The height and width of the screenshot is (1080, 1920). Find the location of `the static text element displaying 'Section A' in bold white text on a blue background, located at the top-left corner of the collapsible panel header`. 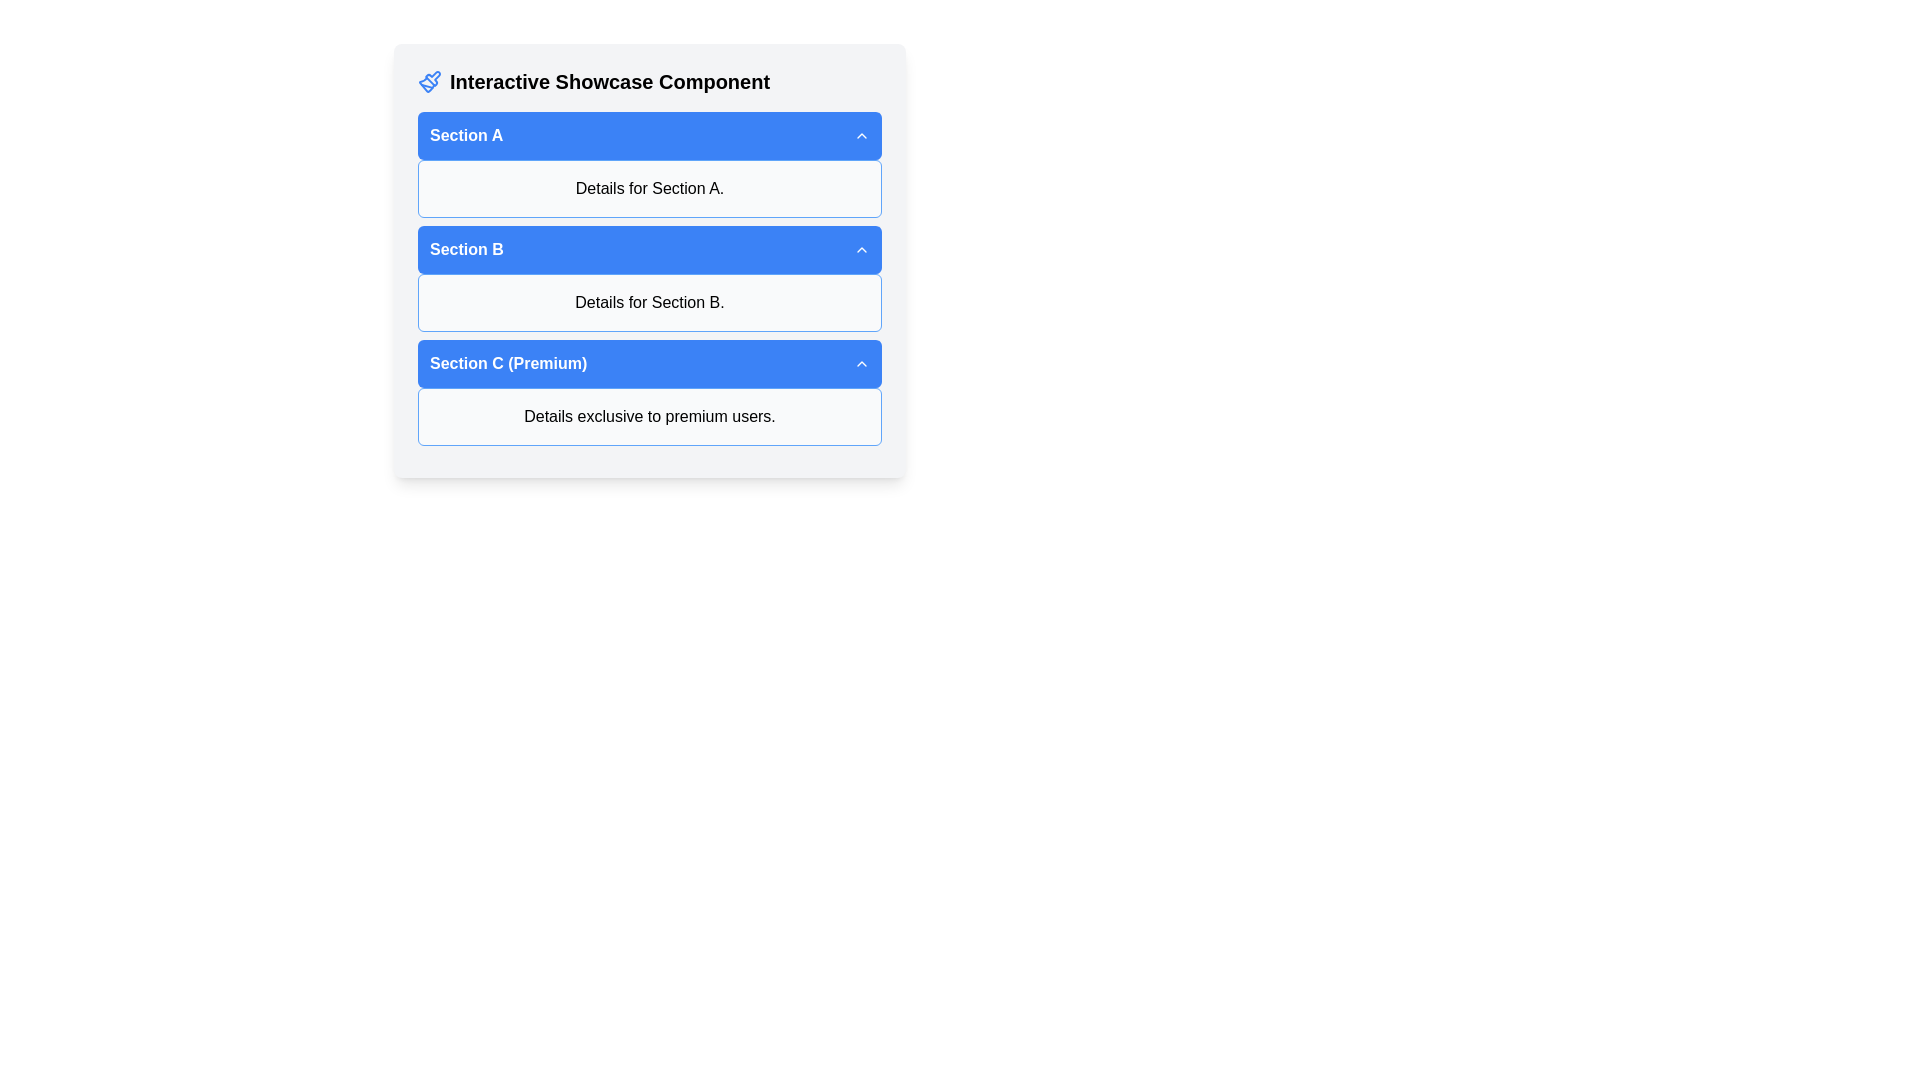

the static text element displaying 'Section A' in bold white text on a blue background, located at the top-left corner of the collapsible panel header is located at coordinates (465, 135).